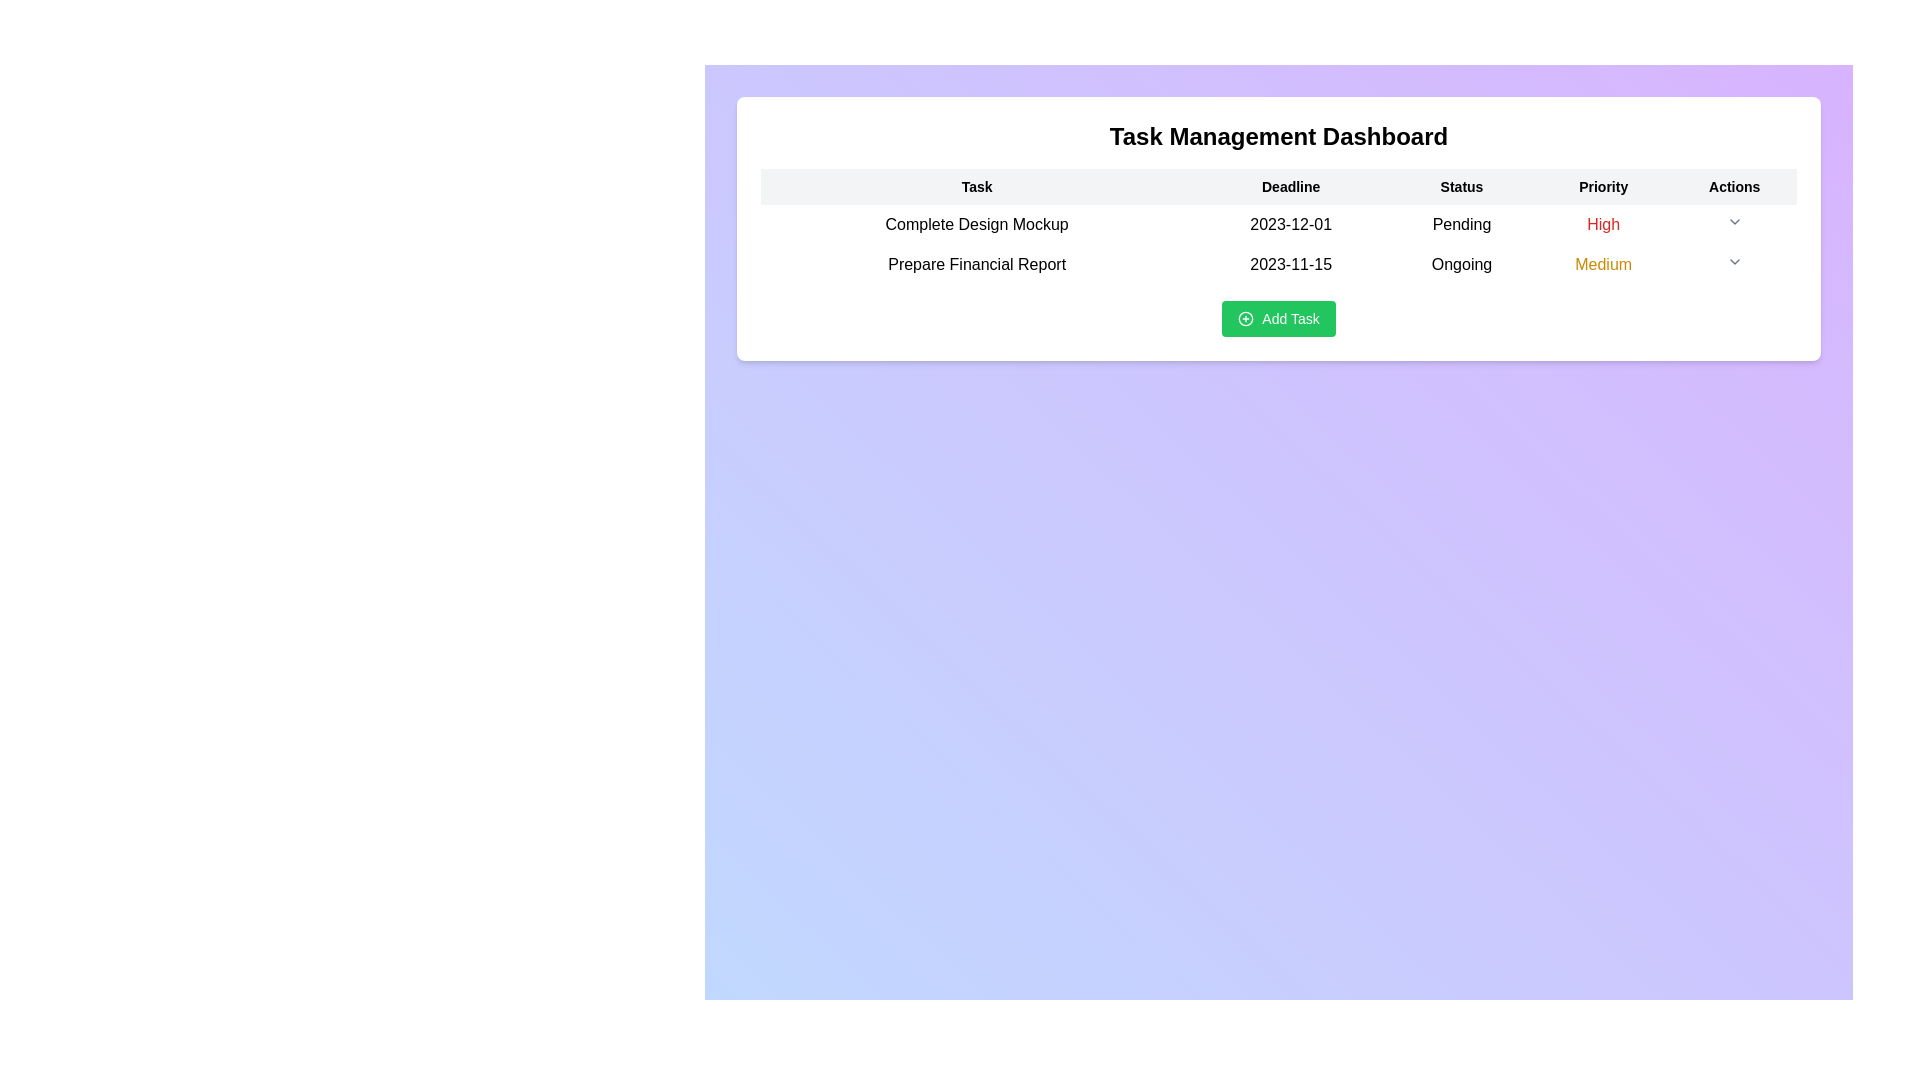 Image resolution: width=1920 pixels, height=1080 pixels. What do you see at coordinates (1733, 186) in the screenshot?
I see `the 'Actions' text label, which is the rightmost header in the table with black, bold text on a light gray background` at bounding box center [1733, 186].